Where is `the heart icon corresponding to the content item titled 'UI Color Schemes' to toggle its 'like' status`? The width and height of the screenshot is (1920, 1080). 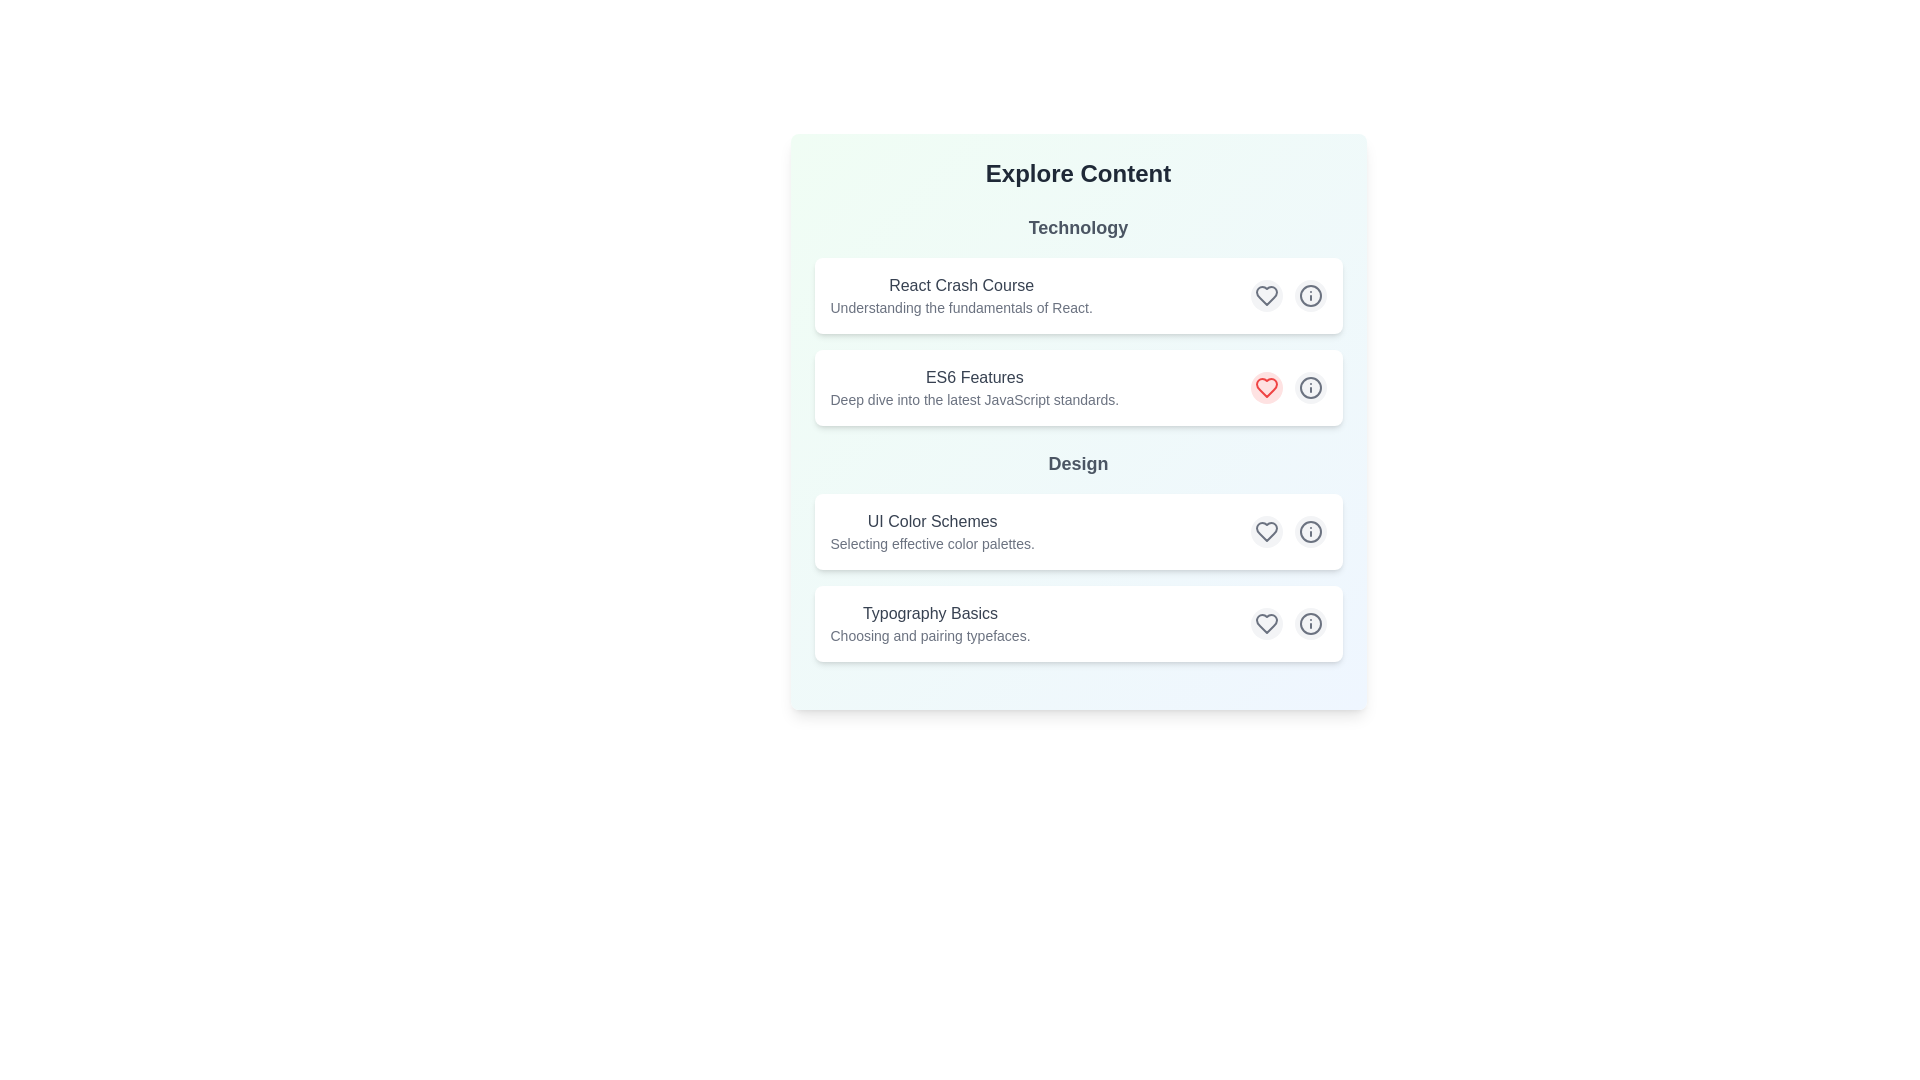 the heart icon corresponding to the content item titled 'UI Color Schemes' to toggle its 'like' status is located at coordinates (1265, 531).